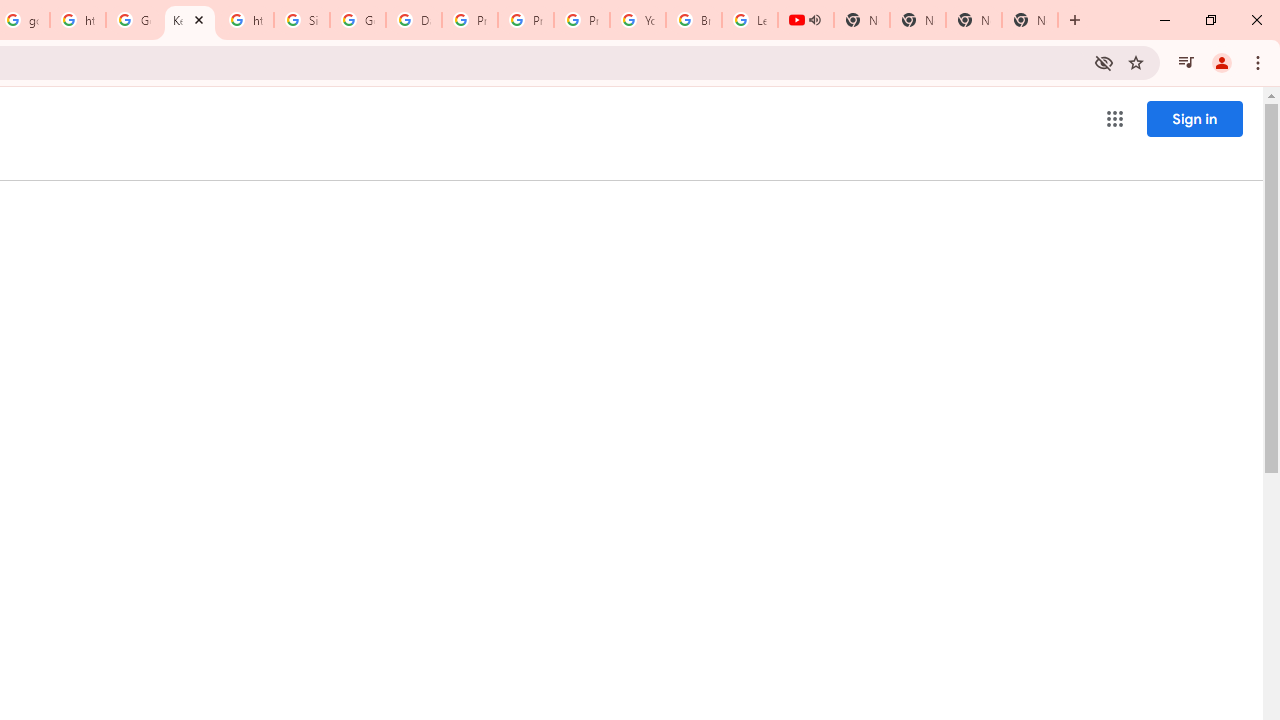 The height and width of the screenshot is (720, 1280). I want to click on 'YouTube', so click(637, 20).